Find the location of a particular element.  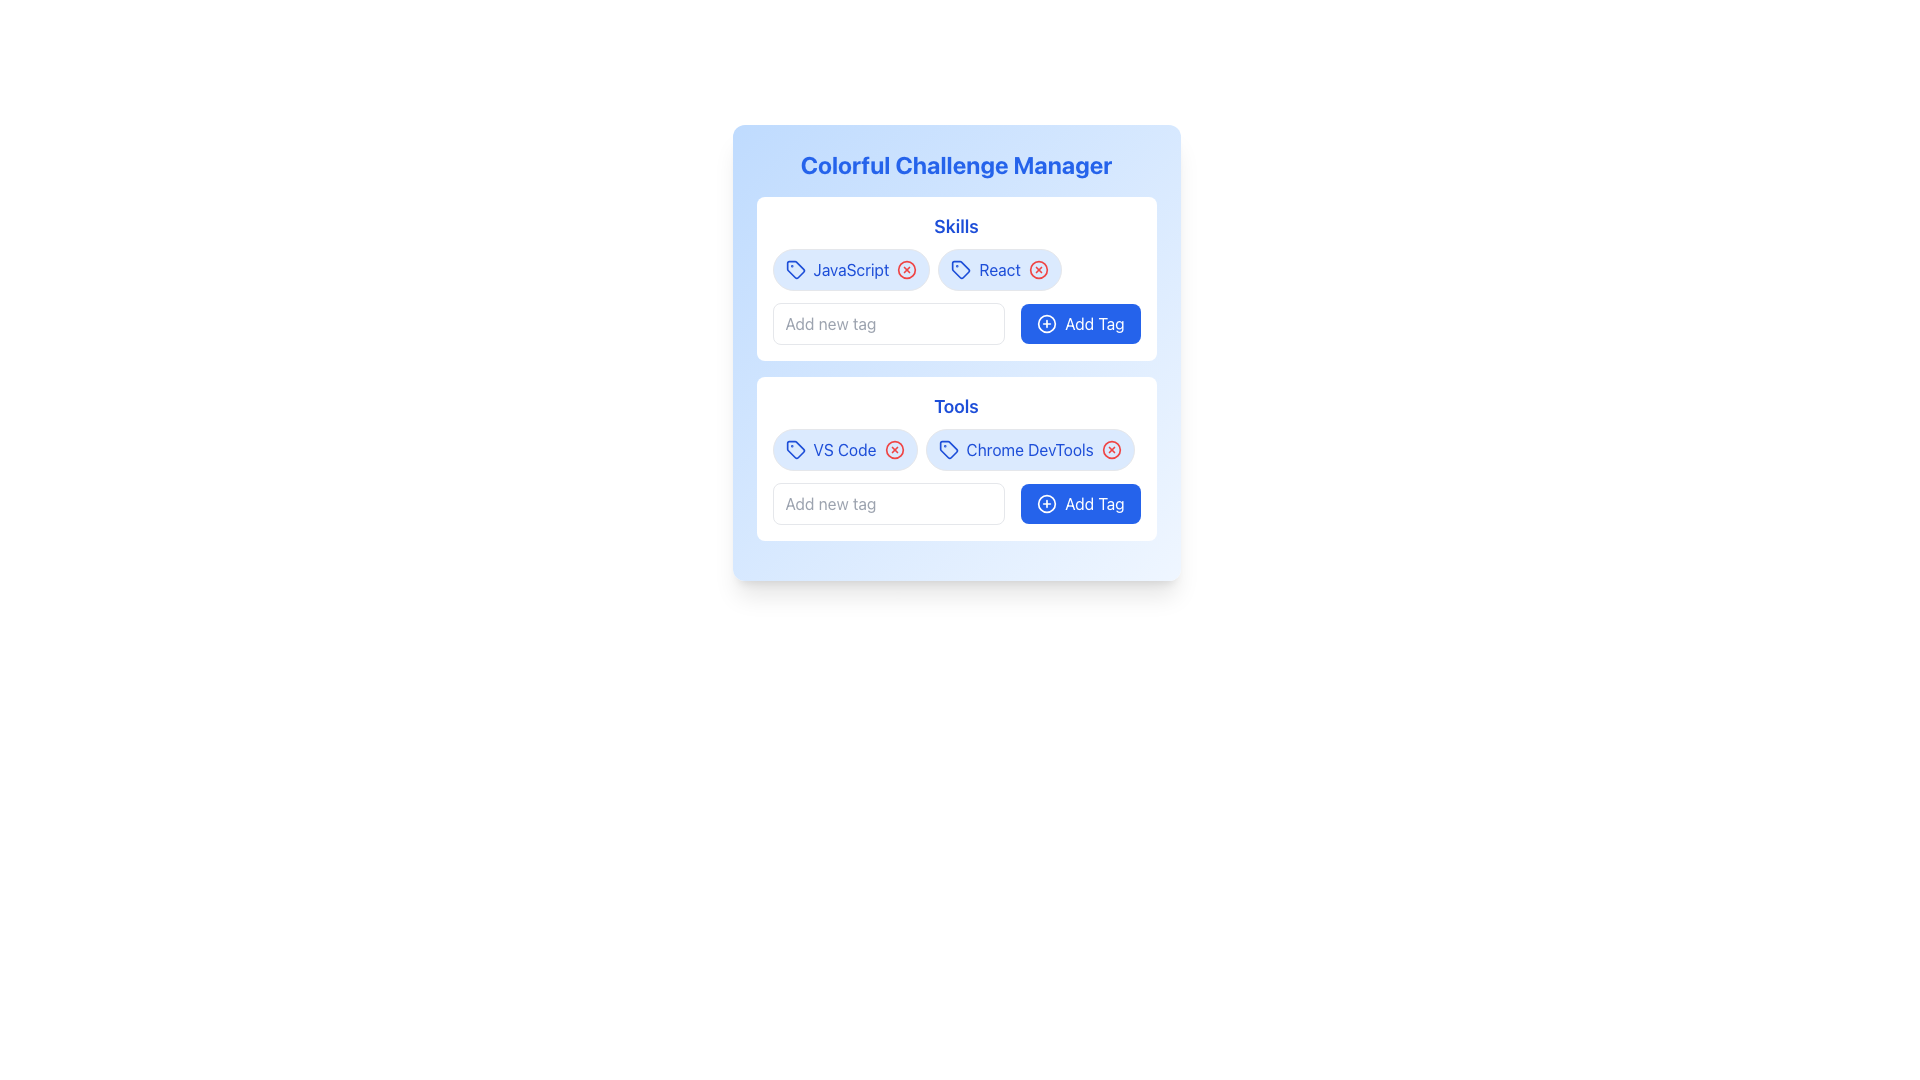

the 'JavaScript' skill label in the 'Skills' section of the 'Colorful Challenge Manager' card, which is the first tag in the row and is visually represented with an icon on its left is located at coordinates (851, 270).